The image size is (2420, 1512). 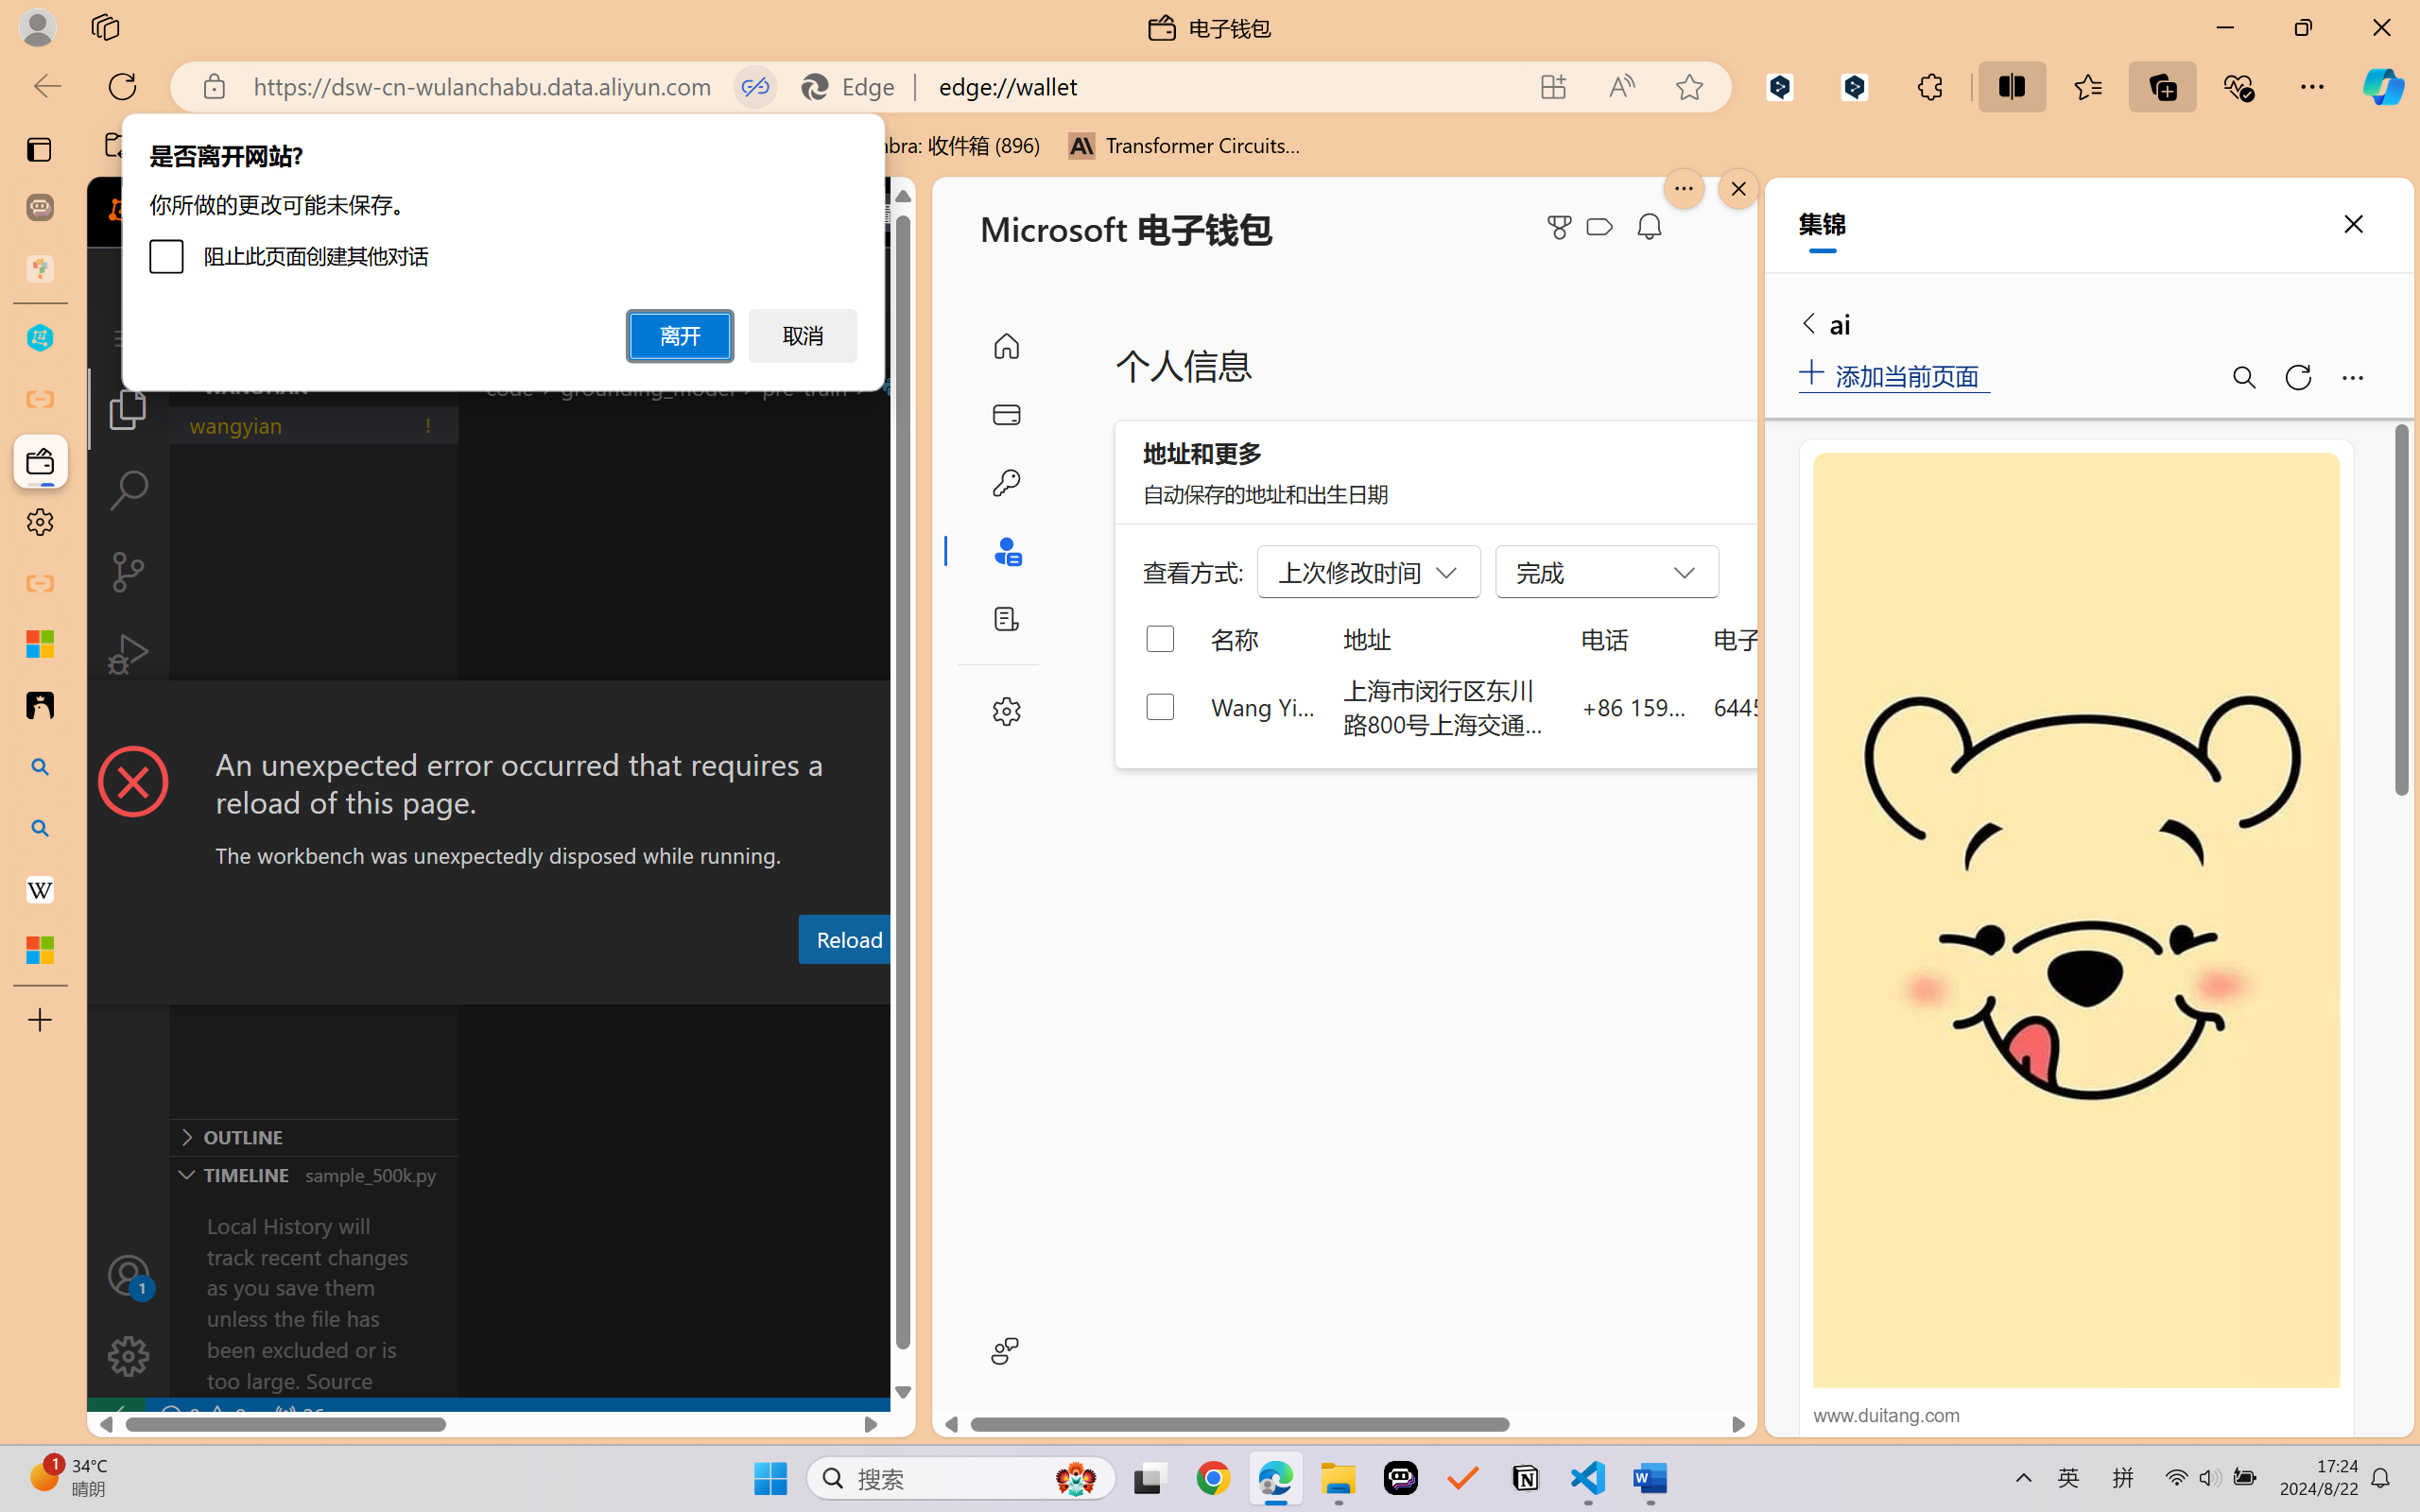 What do you see at coordinates (657, 986) in the screenshot?
I see `'Output (Ctrl+Shift+U)'` at bounding box center [657, 986].